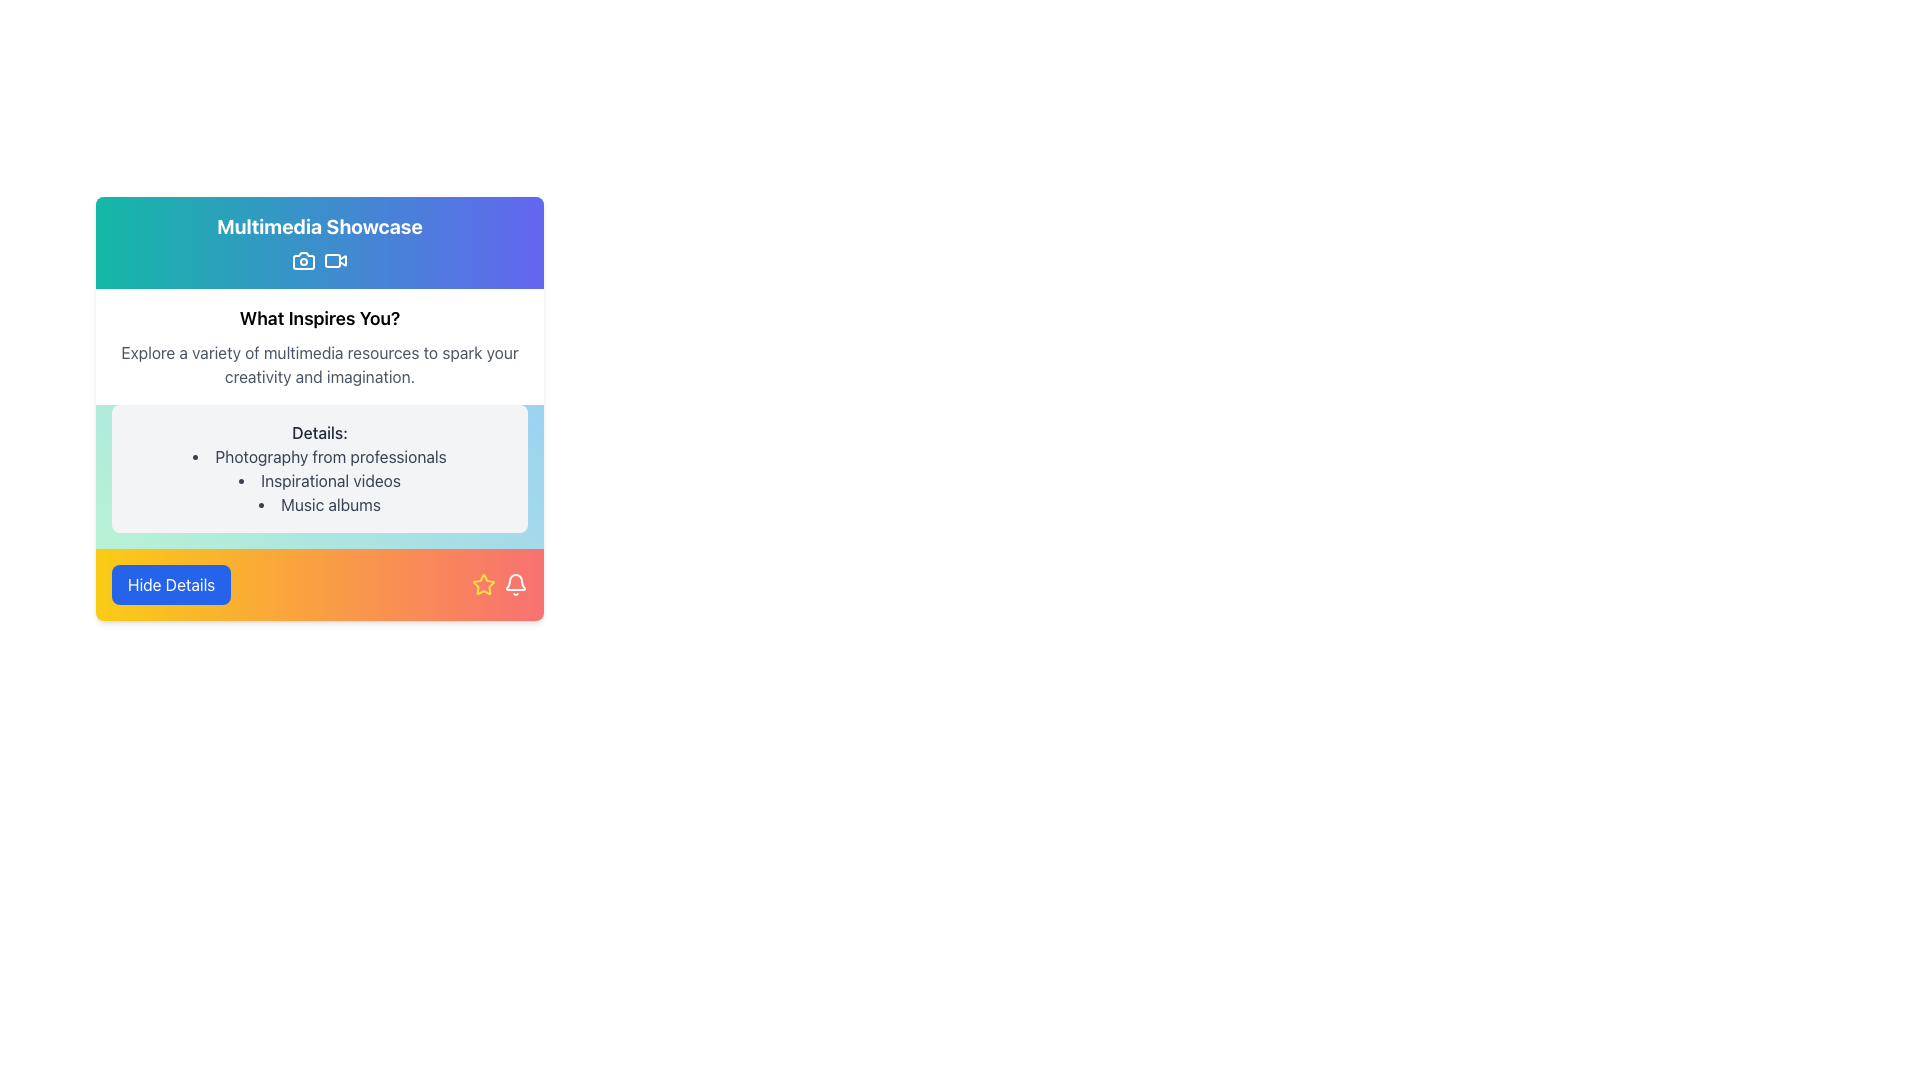  What do you see at coordinates (171, 585) in the screenshot?
I see `the vibrant blue rectangular button labeled 'Hide Details' located in the bottom left corner of the section with a gradient background to hide details` at bounding box center [171, 585].